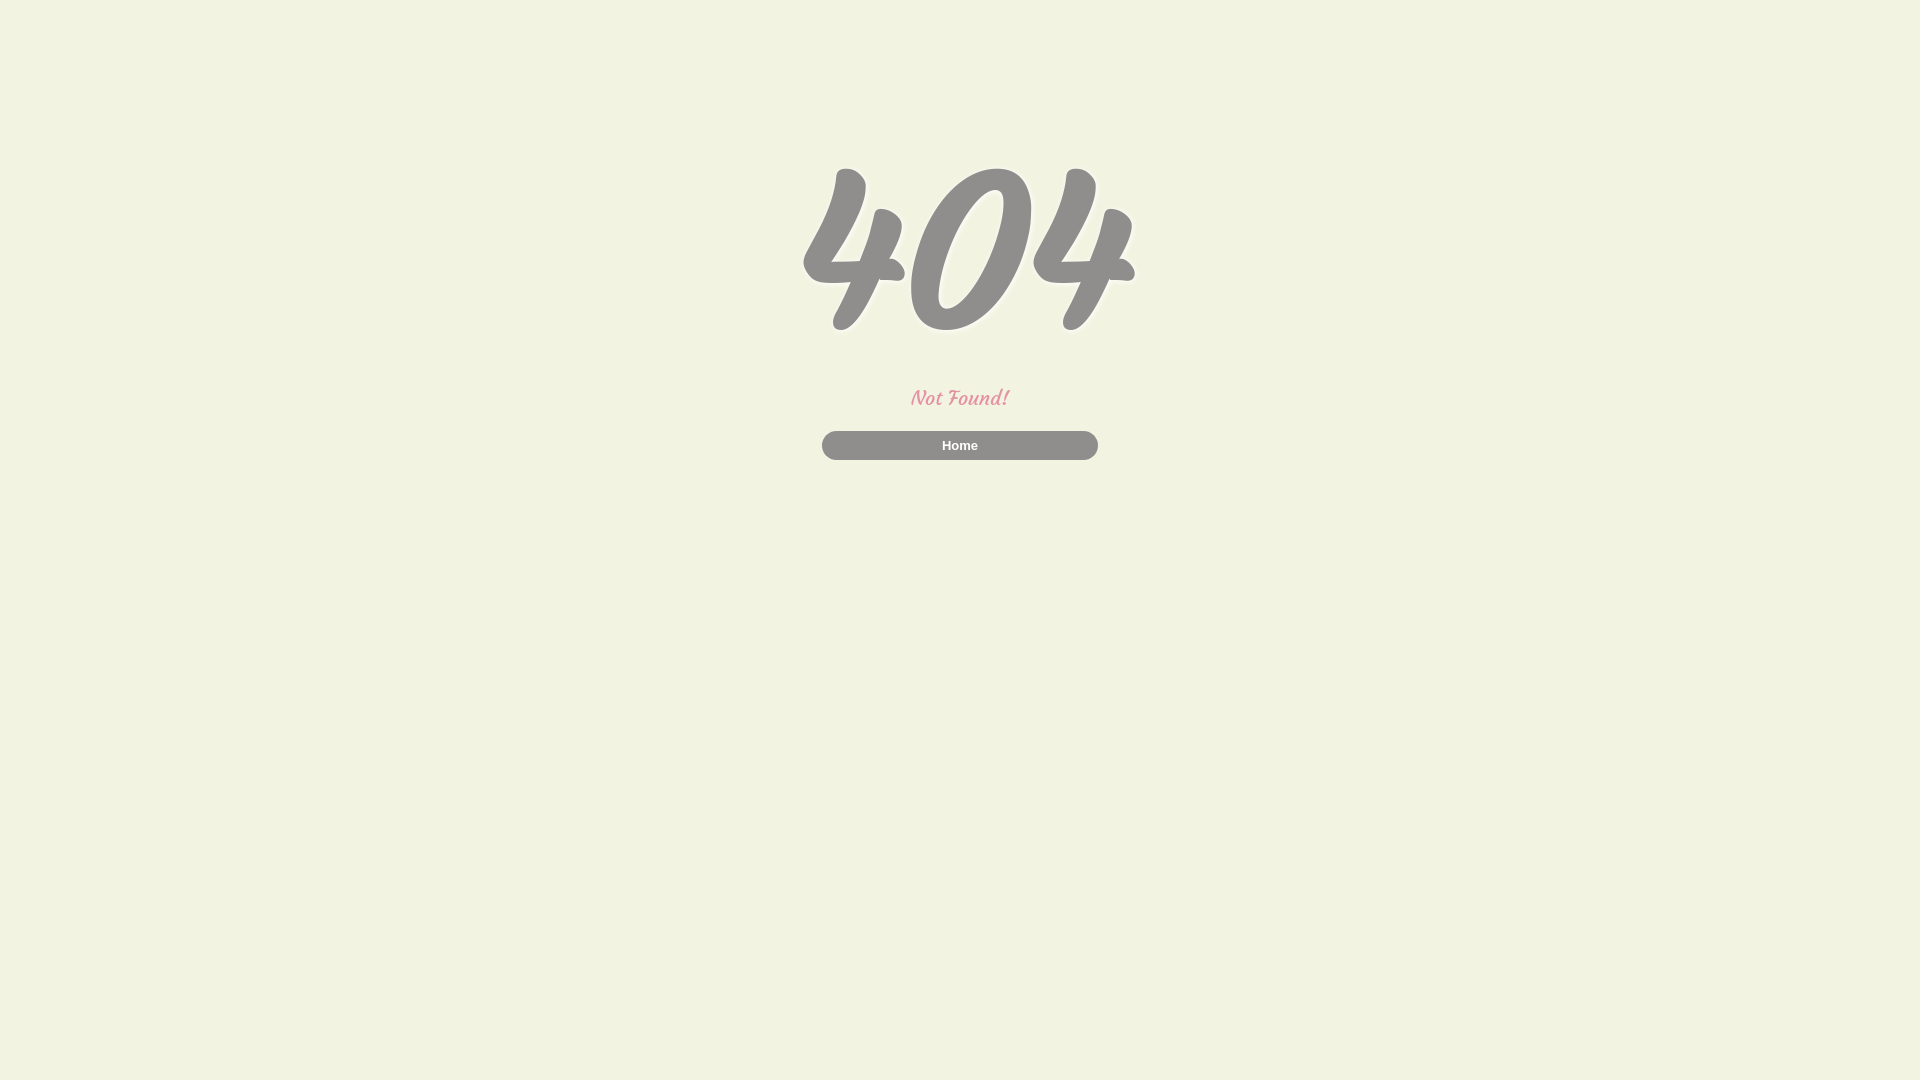 This screenshot has height=1080, width=1920. I want to click on 'Home', so click(960, 444).